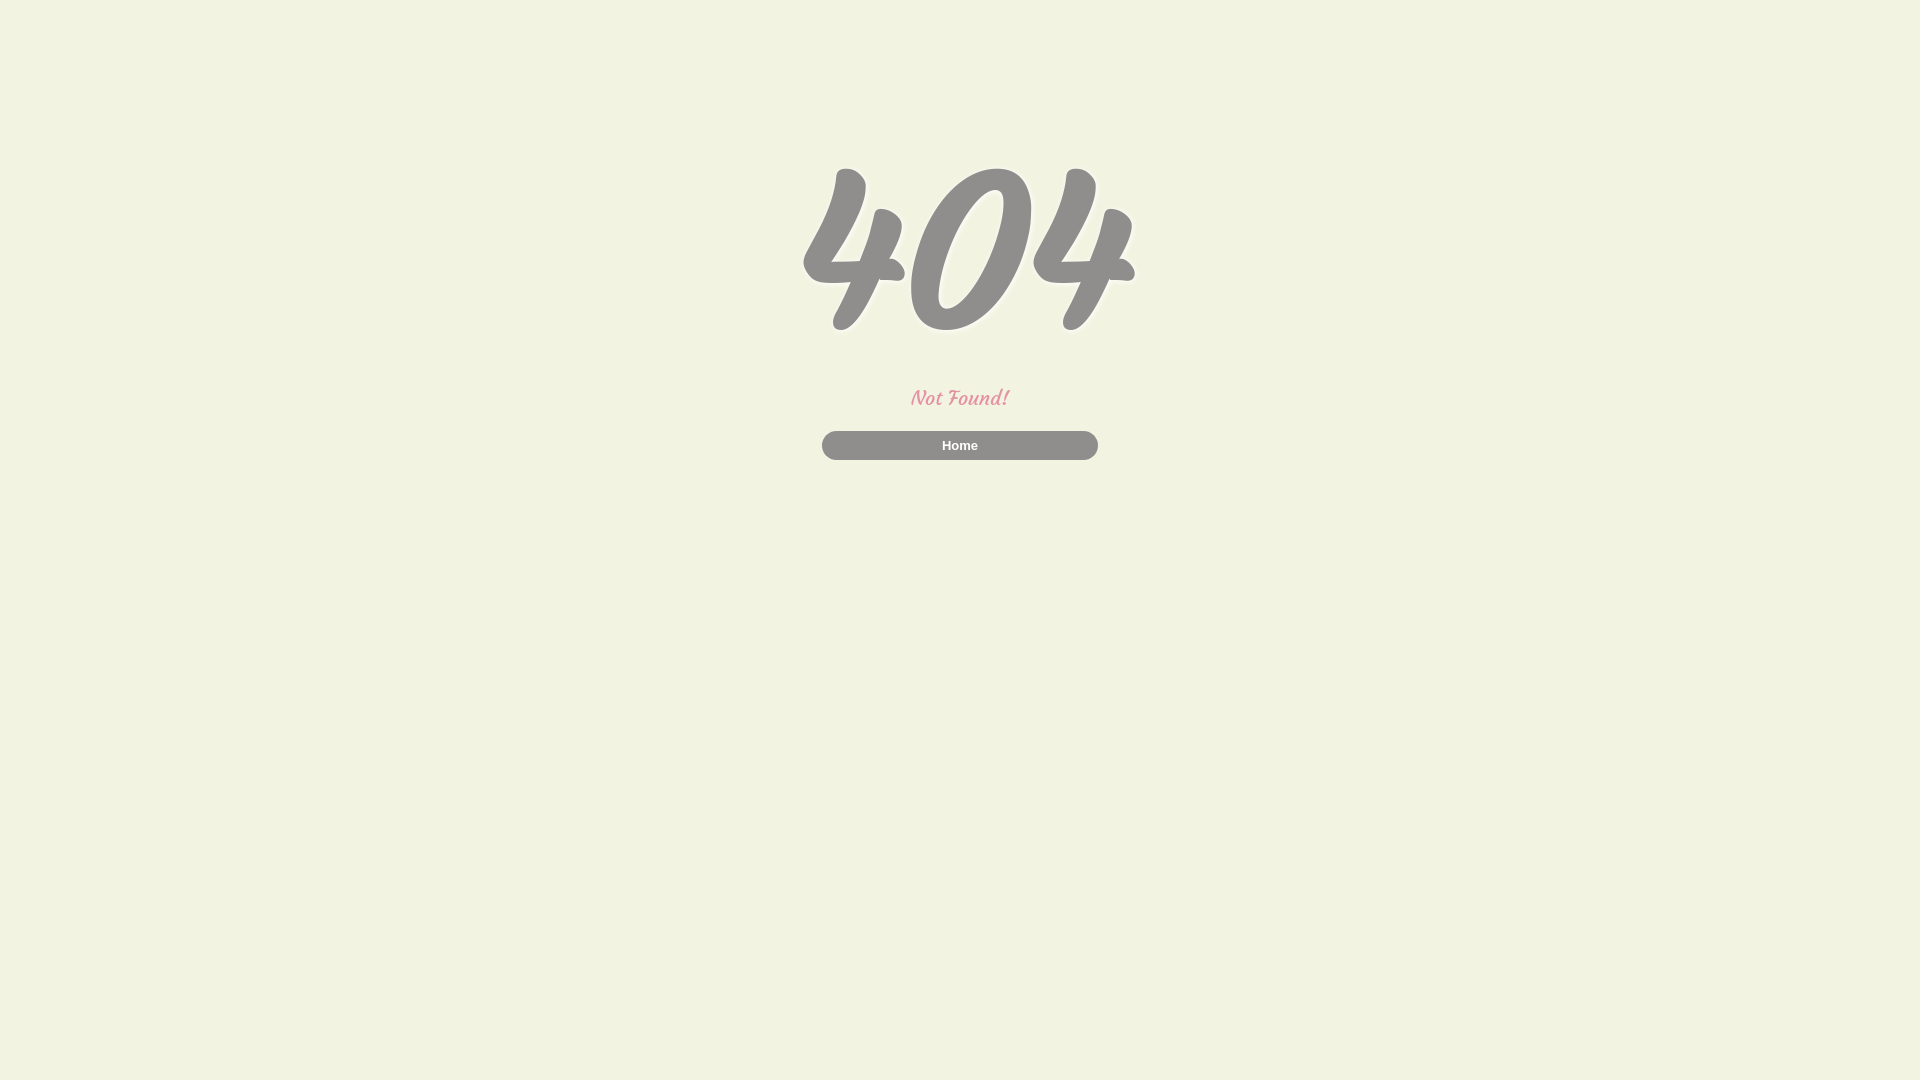 This screenshot has height=1080, width=1920. I want to click on 'Home', so click(960, 444).